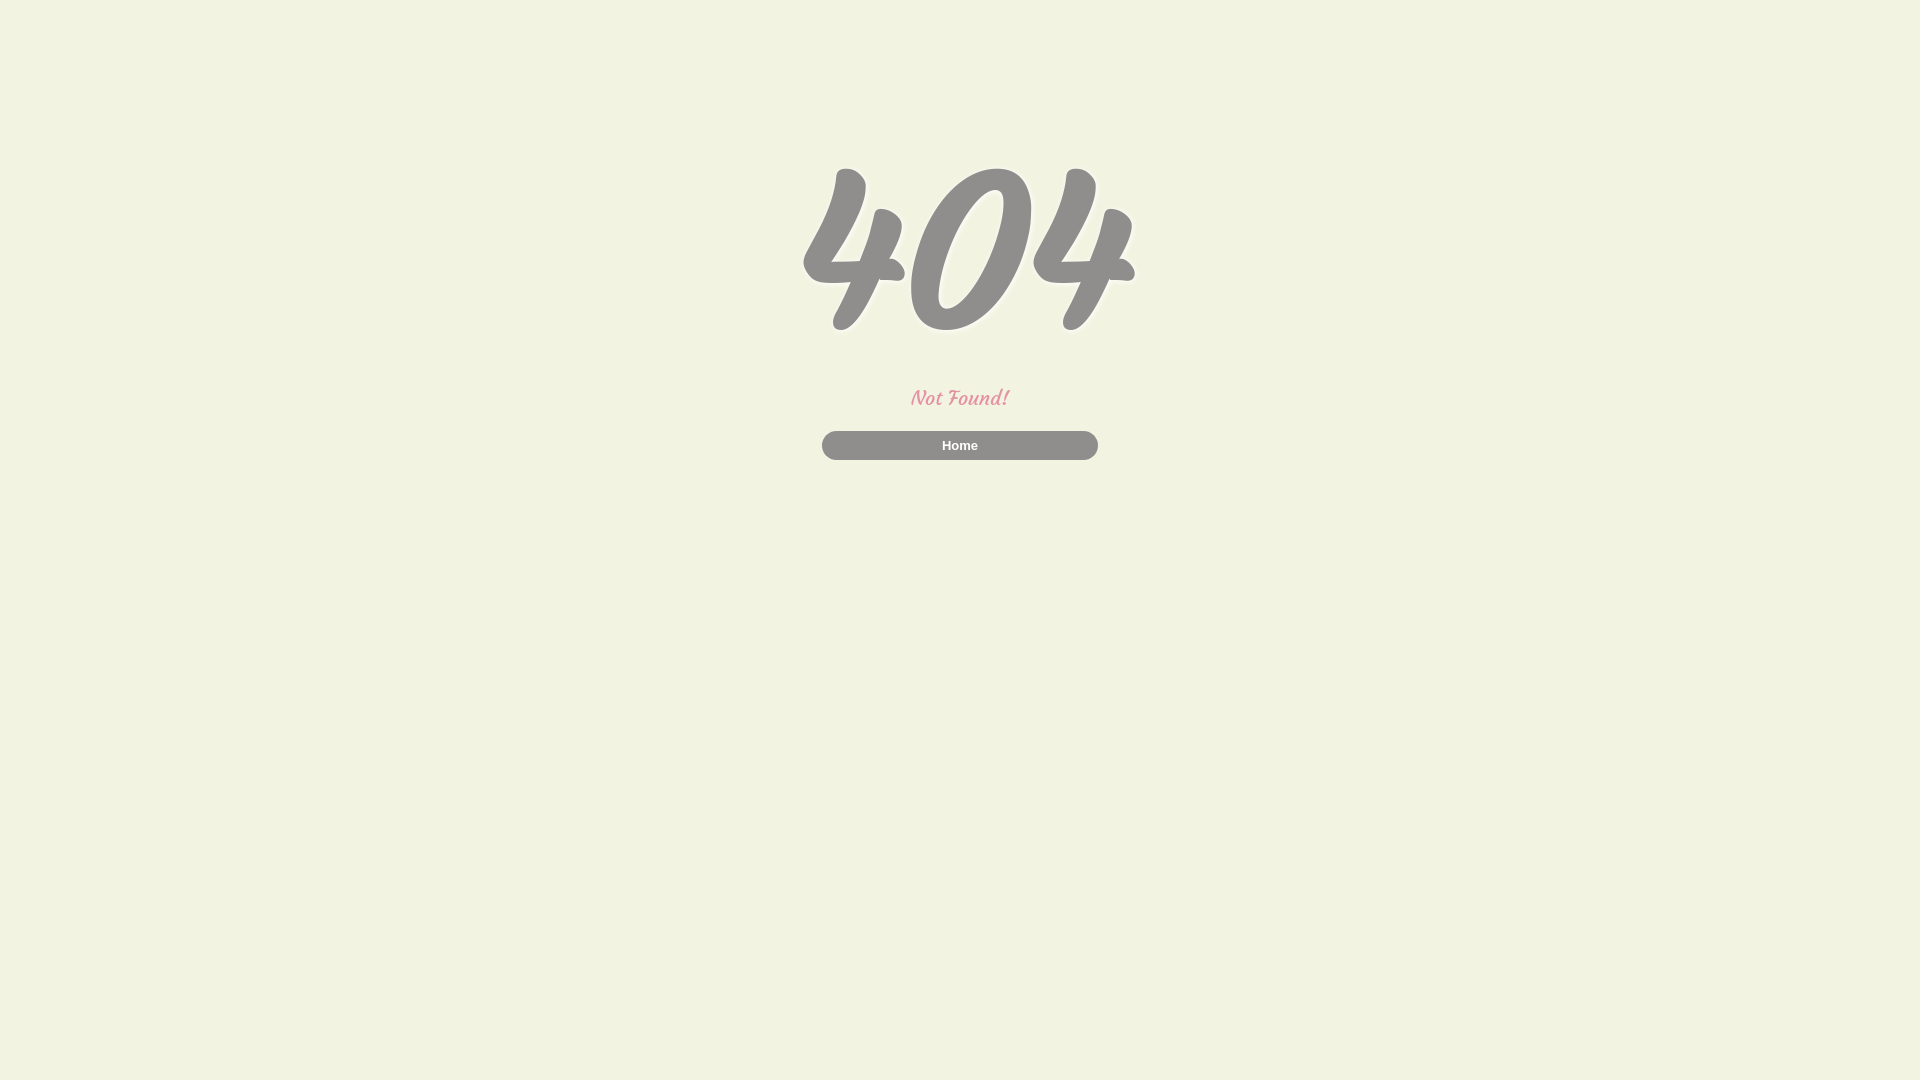 This screenshot has height=1080, width=1920. I want to click on 'Home', so click(960, 444).